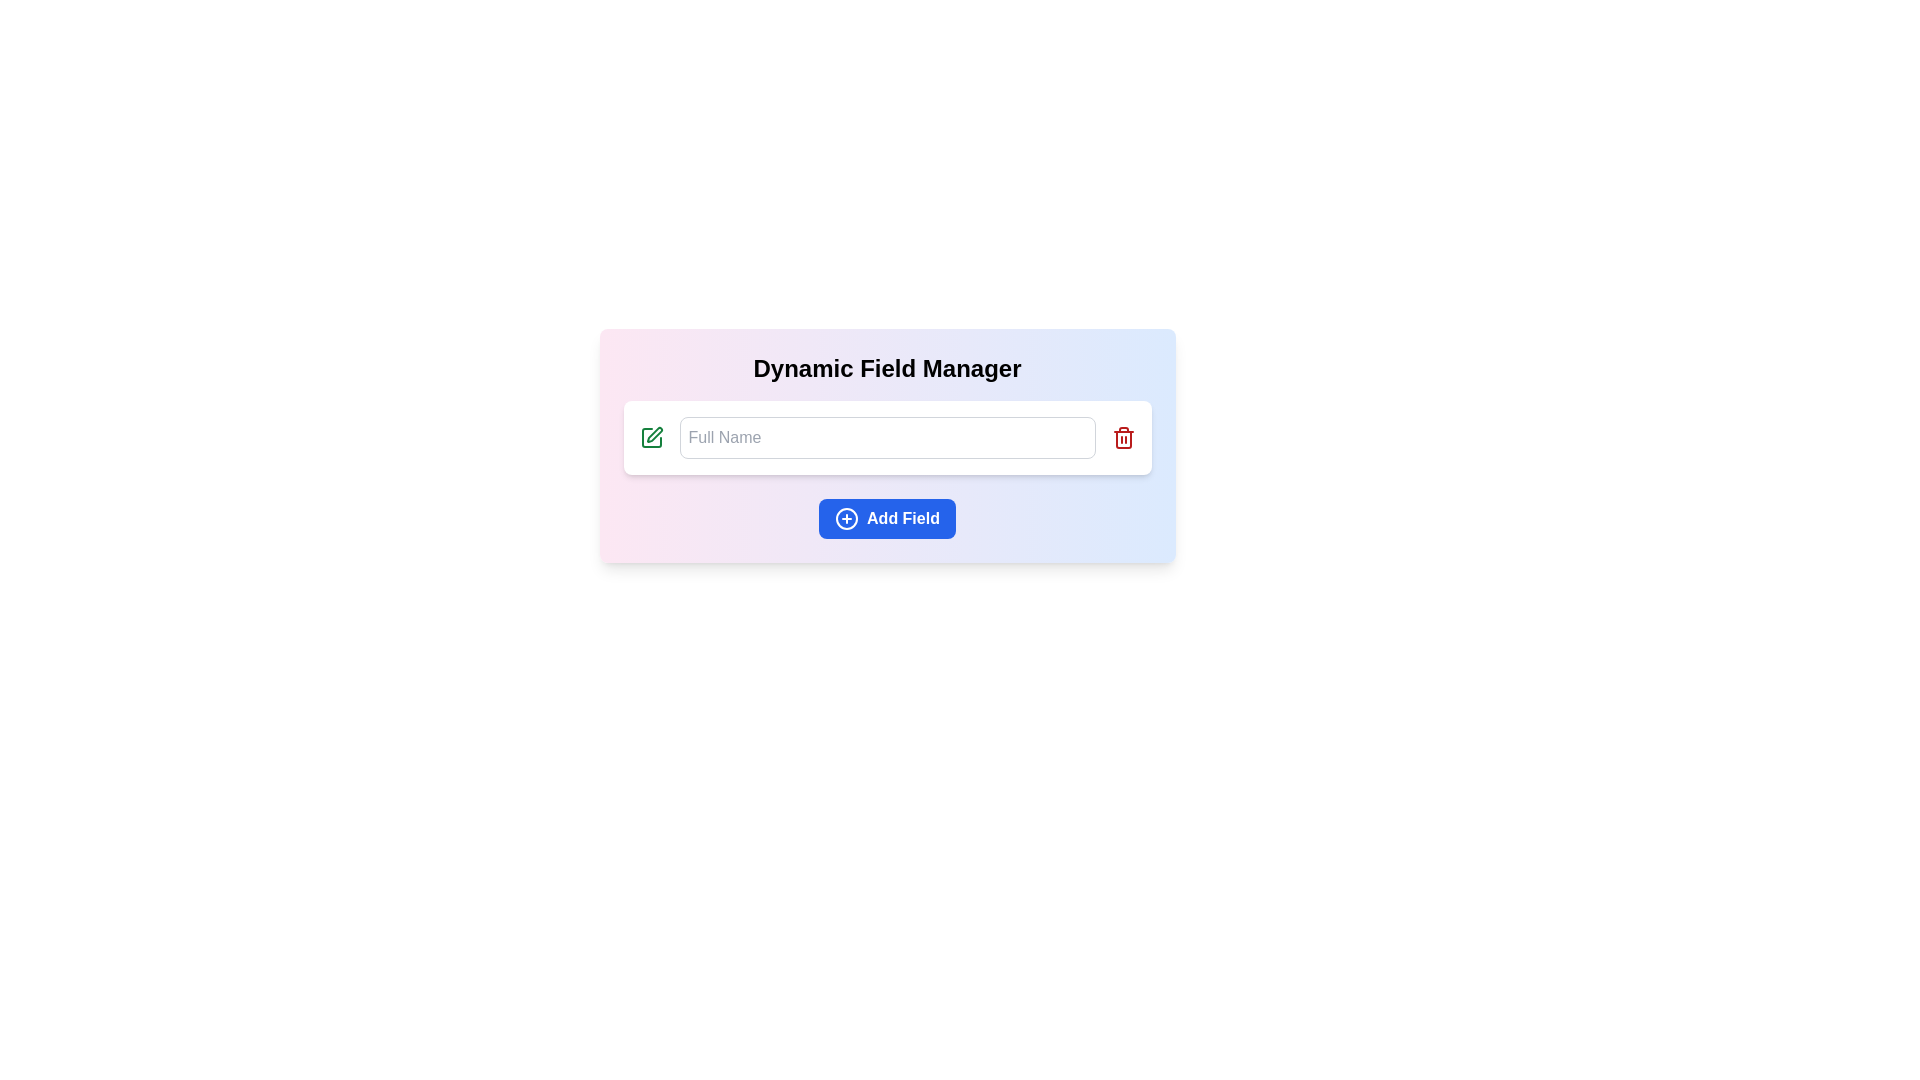  What do you see at coordinates (847, 518) in the screenshot?
I see `the ornamental SVG Circle within the 'Add Field' button, which has a bold blue background and is located at the bottom center of the interface` at bounding box center [847, 518].